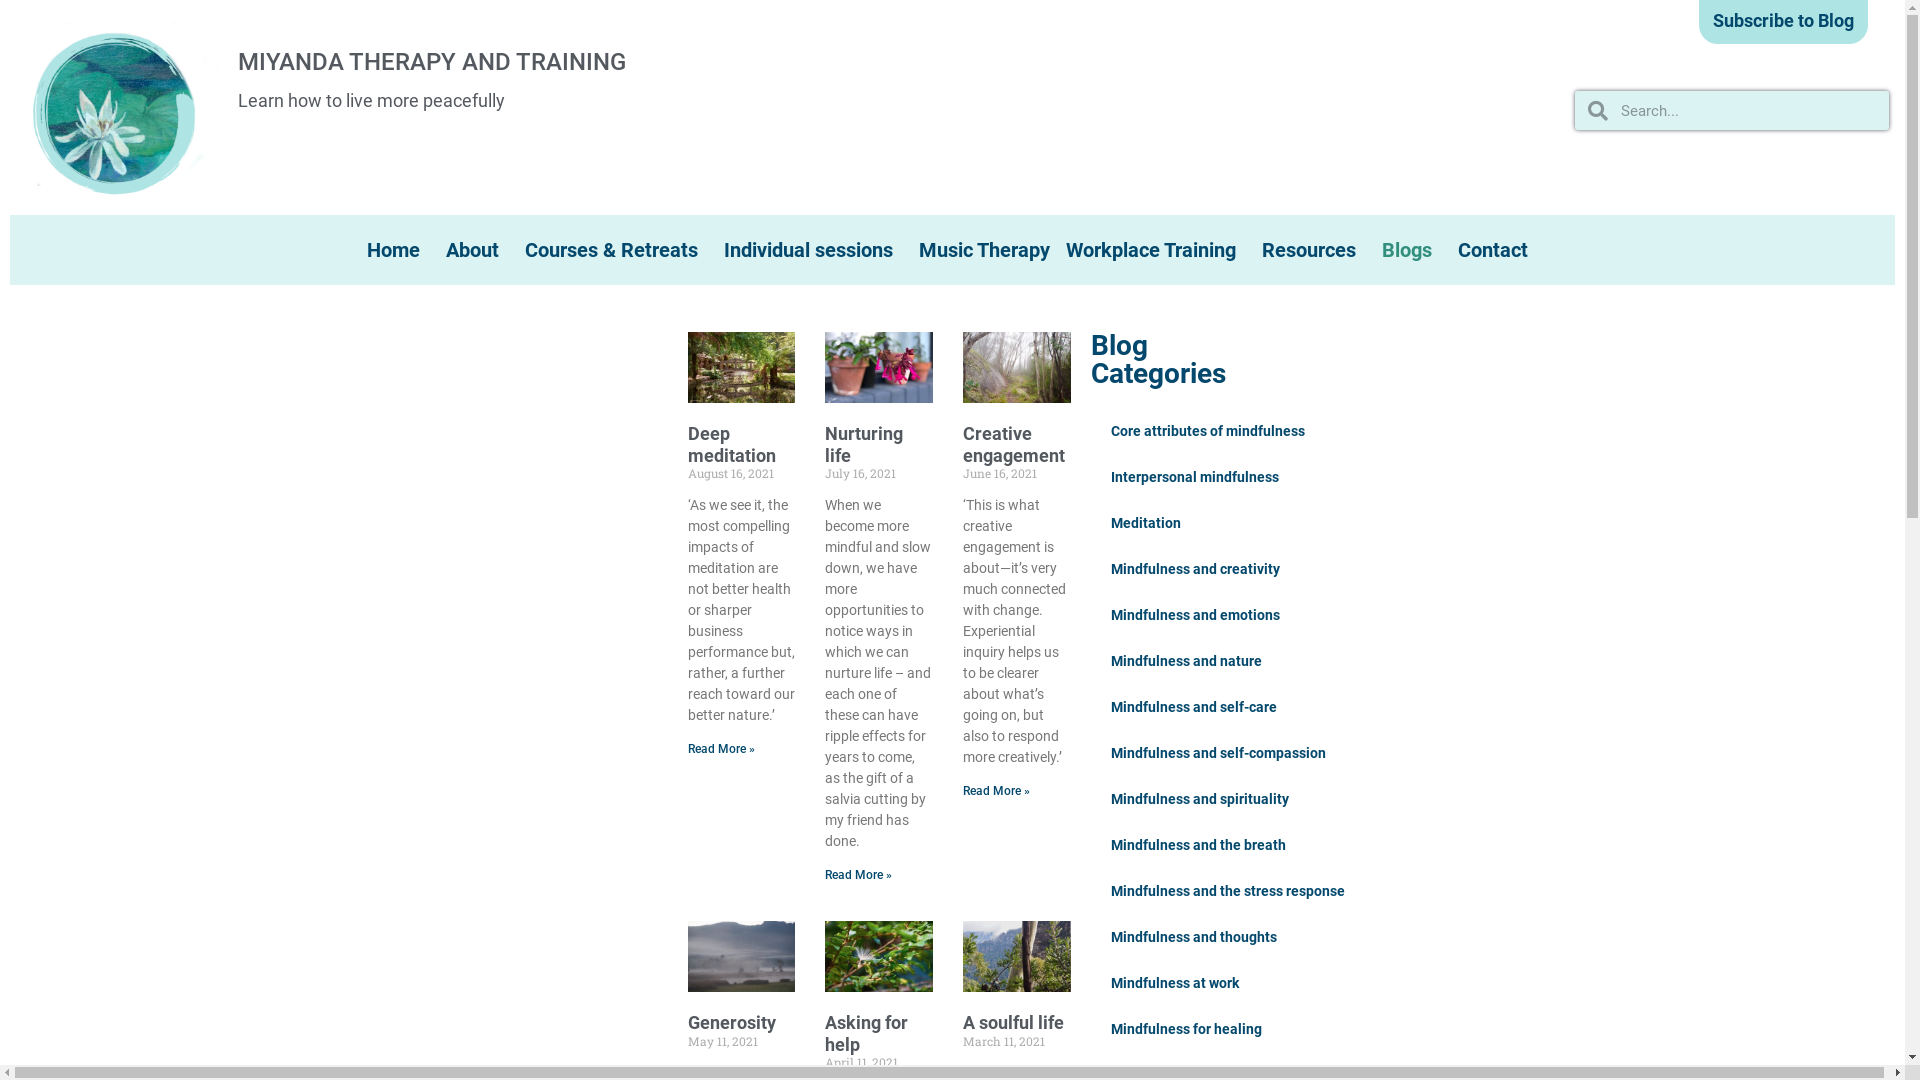 Image resolution: width=1920 pixels, height=1080 pixels. Describe the element at coordinates (615, 249) in the screenshot. I see `'Courses & Retreats'` at that location.